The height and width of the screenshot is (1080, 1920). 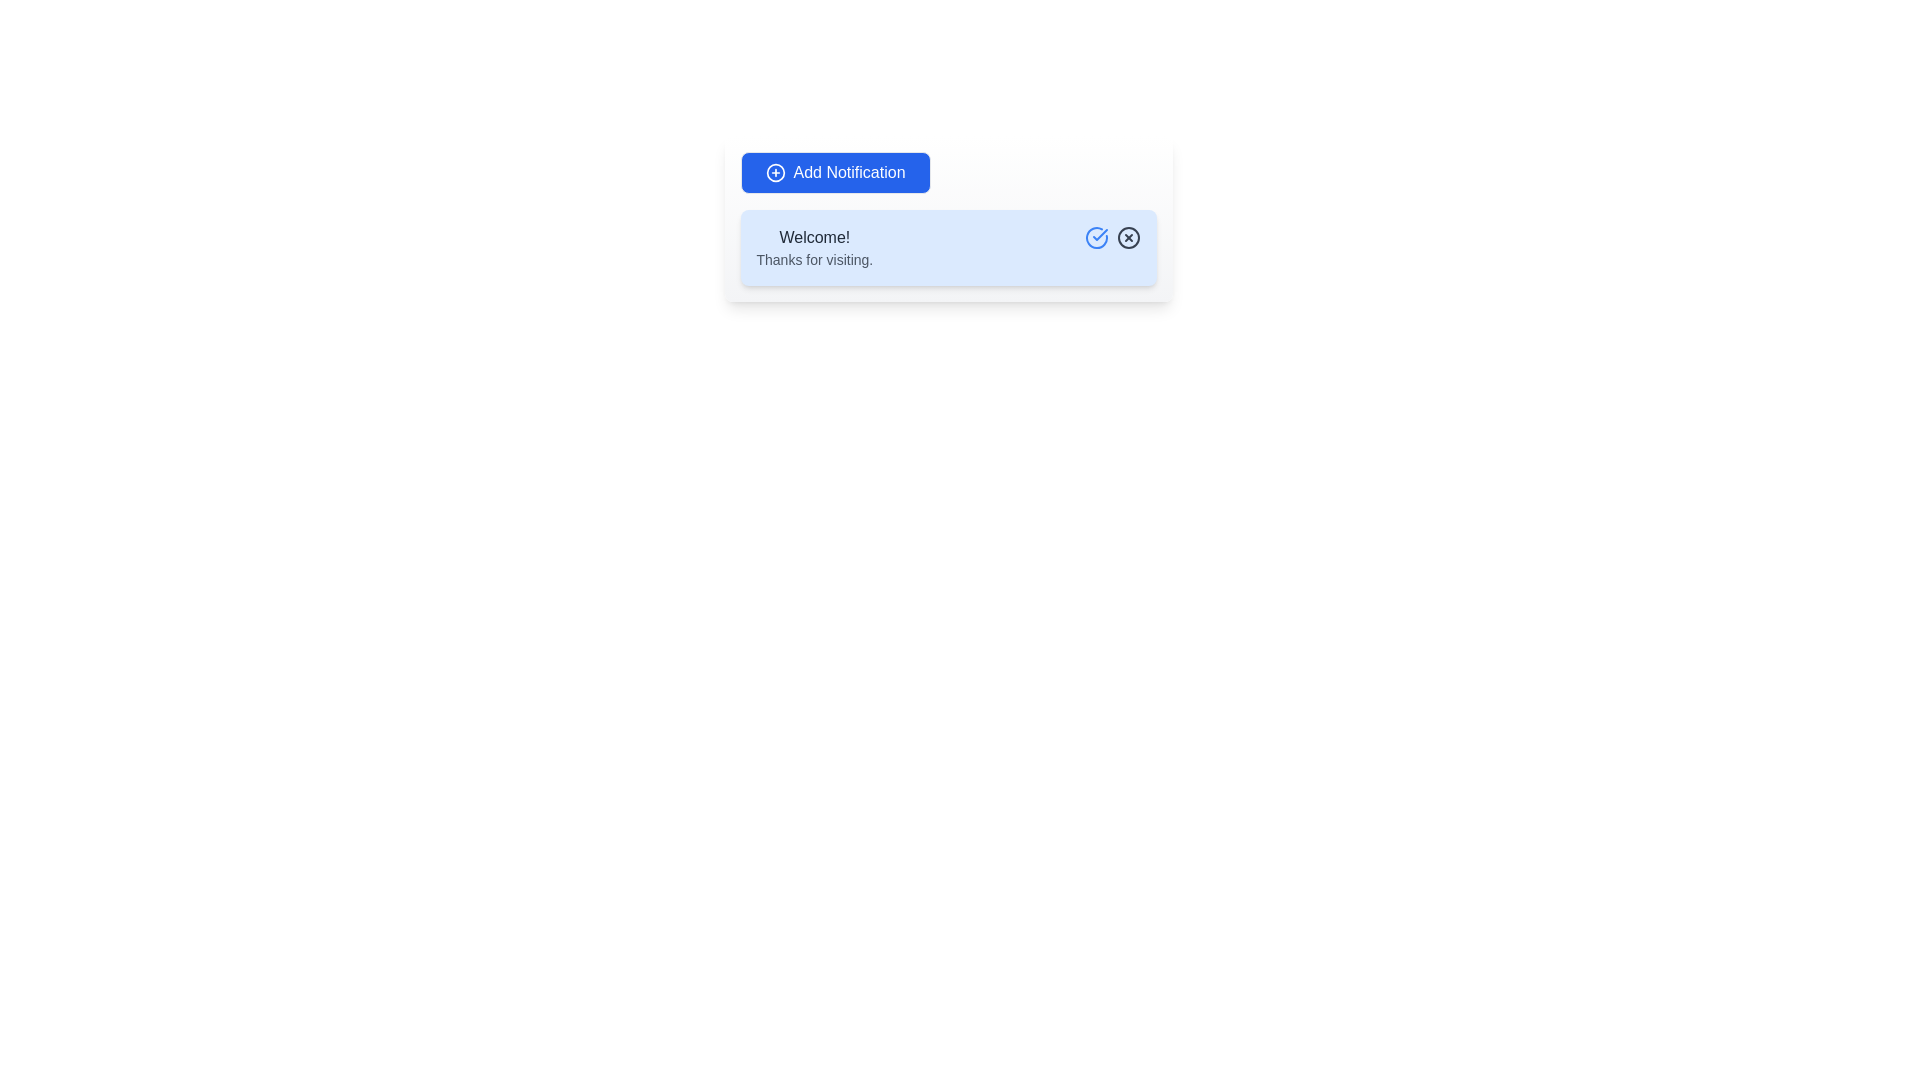 What do you see at coordinates (1128, 237) in the screenshot?
I see `the circular close button located at the far right of the notification card with a light blue background, which aligns horizontally with a circular checkmark icon to its left, to indicate interactivity` at bounding box center [1128, 237].